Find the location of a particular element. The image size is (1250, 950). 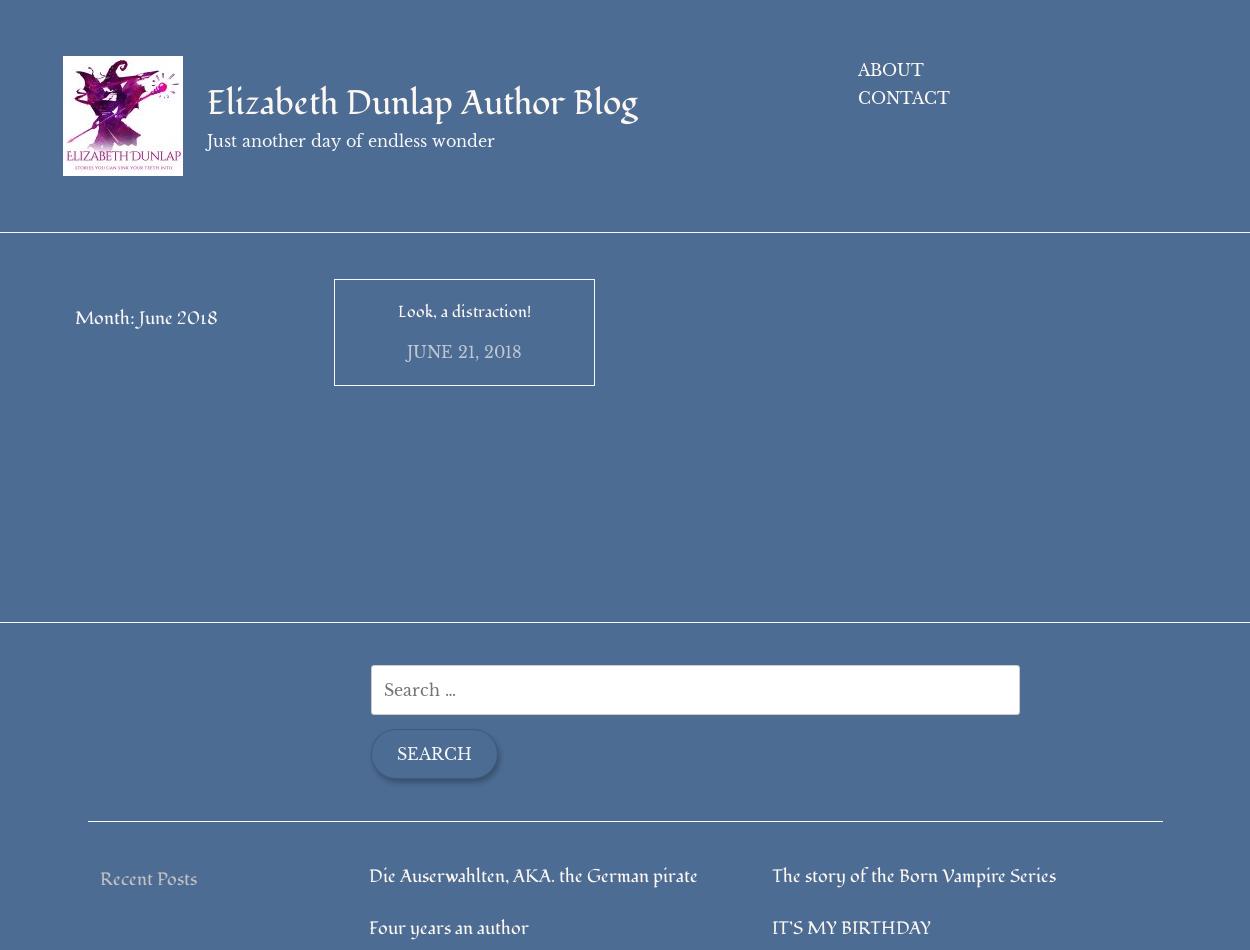

'Contact' is located at coordinates (903, 98).